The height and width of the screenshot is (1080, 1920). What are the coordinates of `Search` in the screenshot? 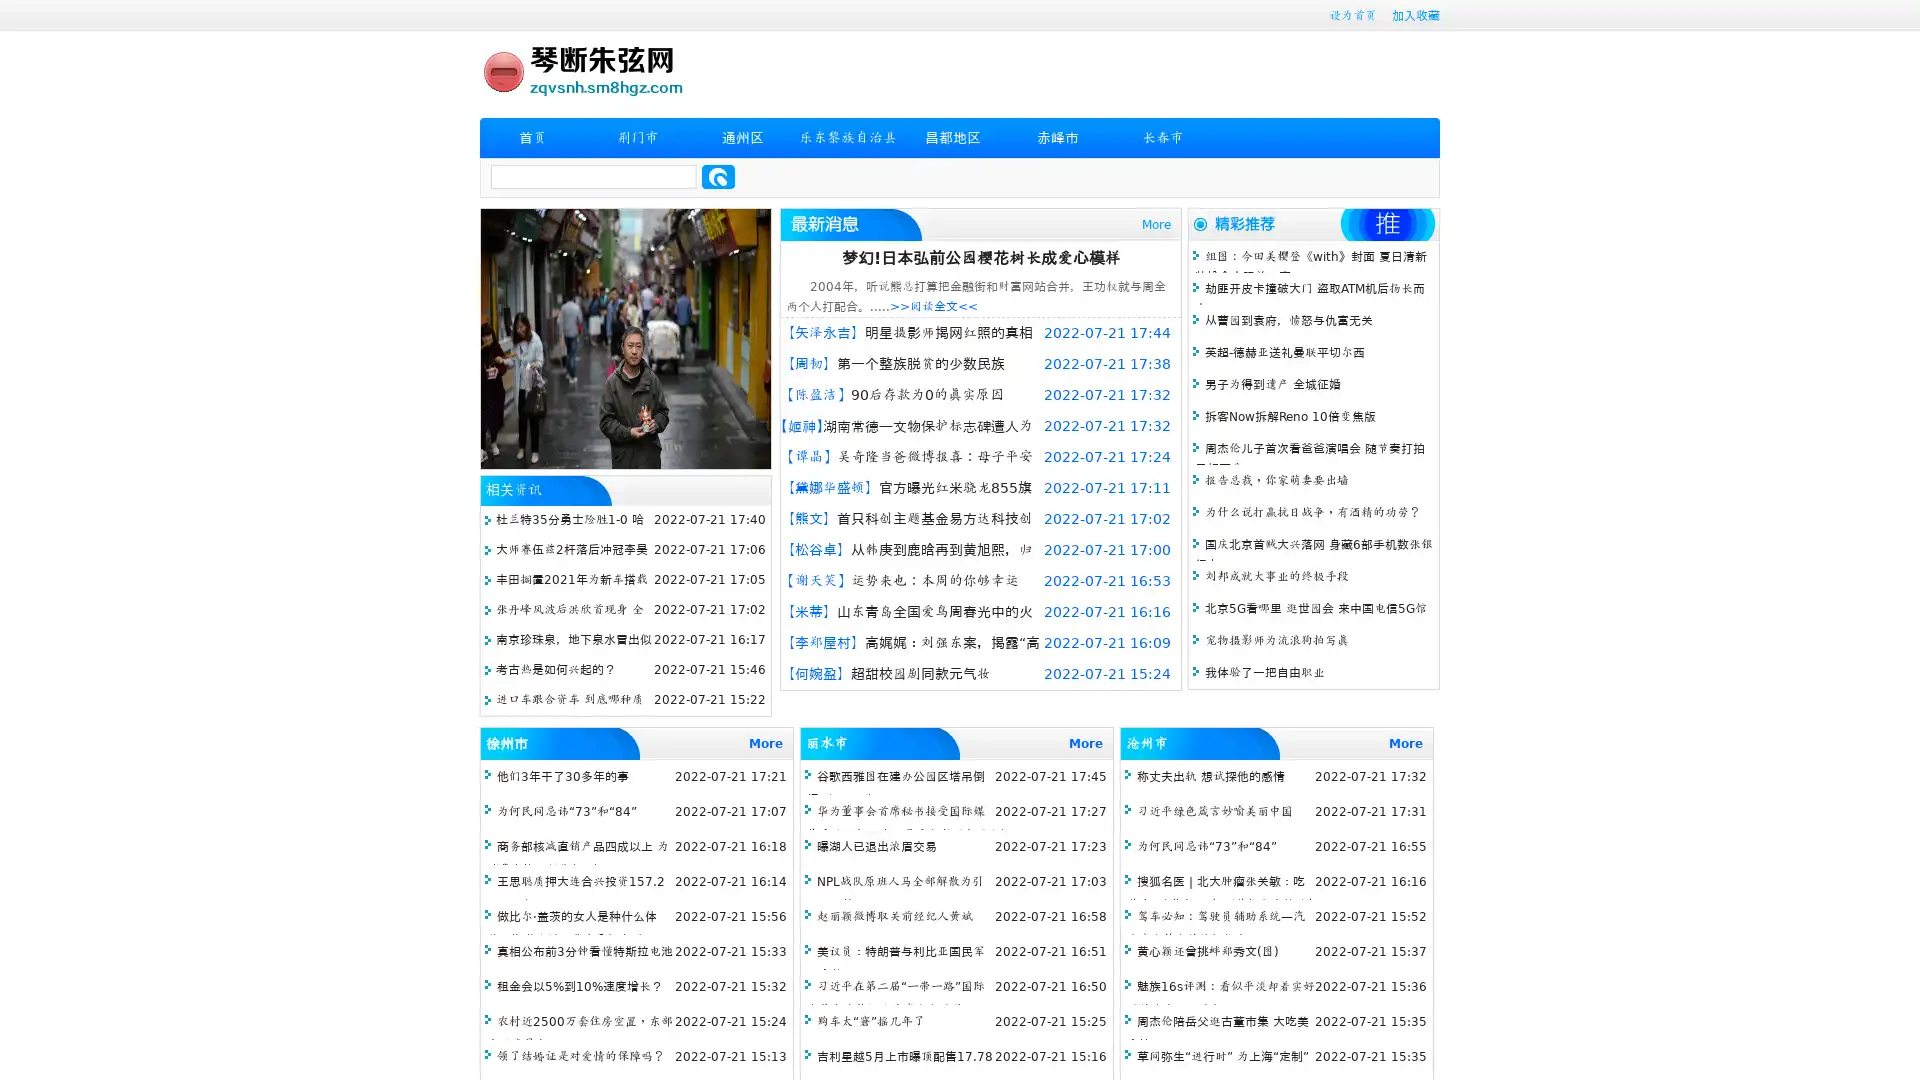 It's located at (718, 176).